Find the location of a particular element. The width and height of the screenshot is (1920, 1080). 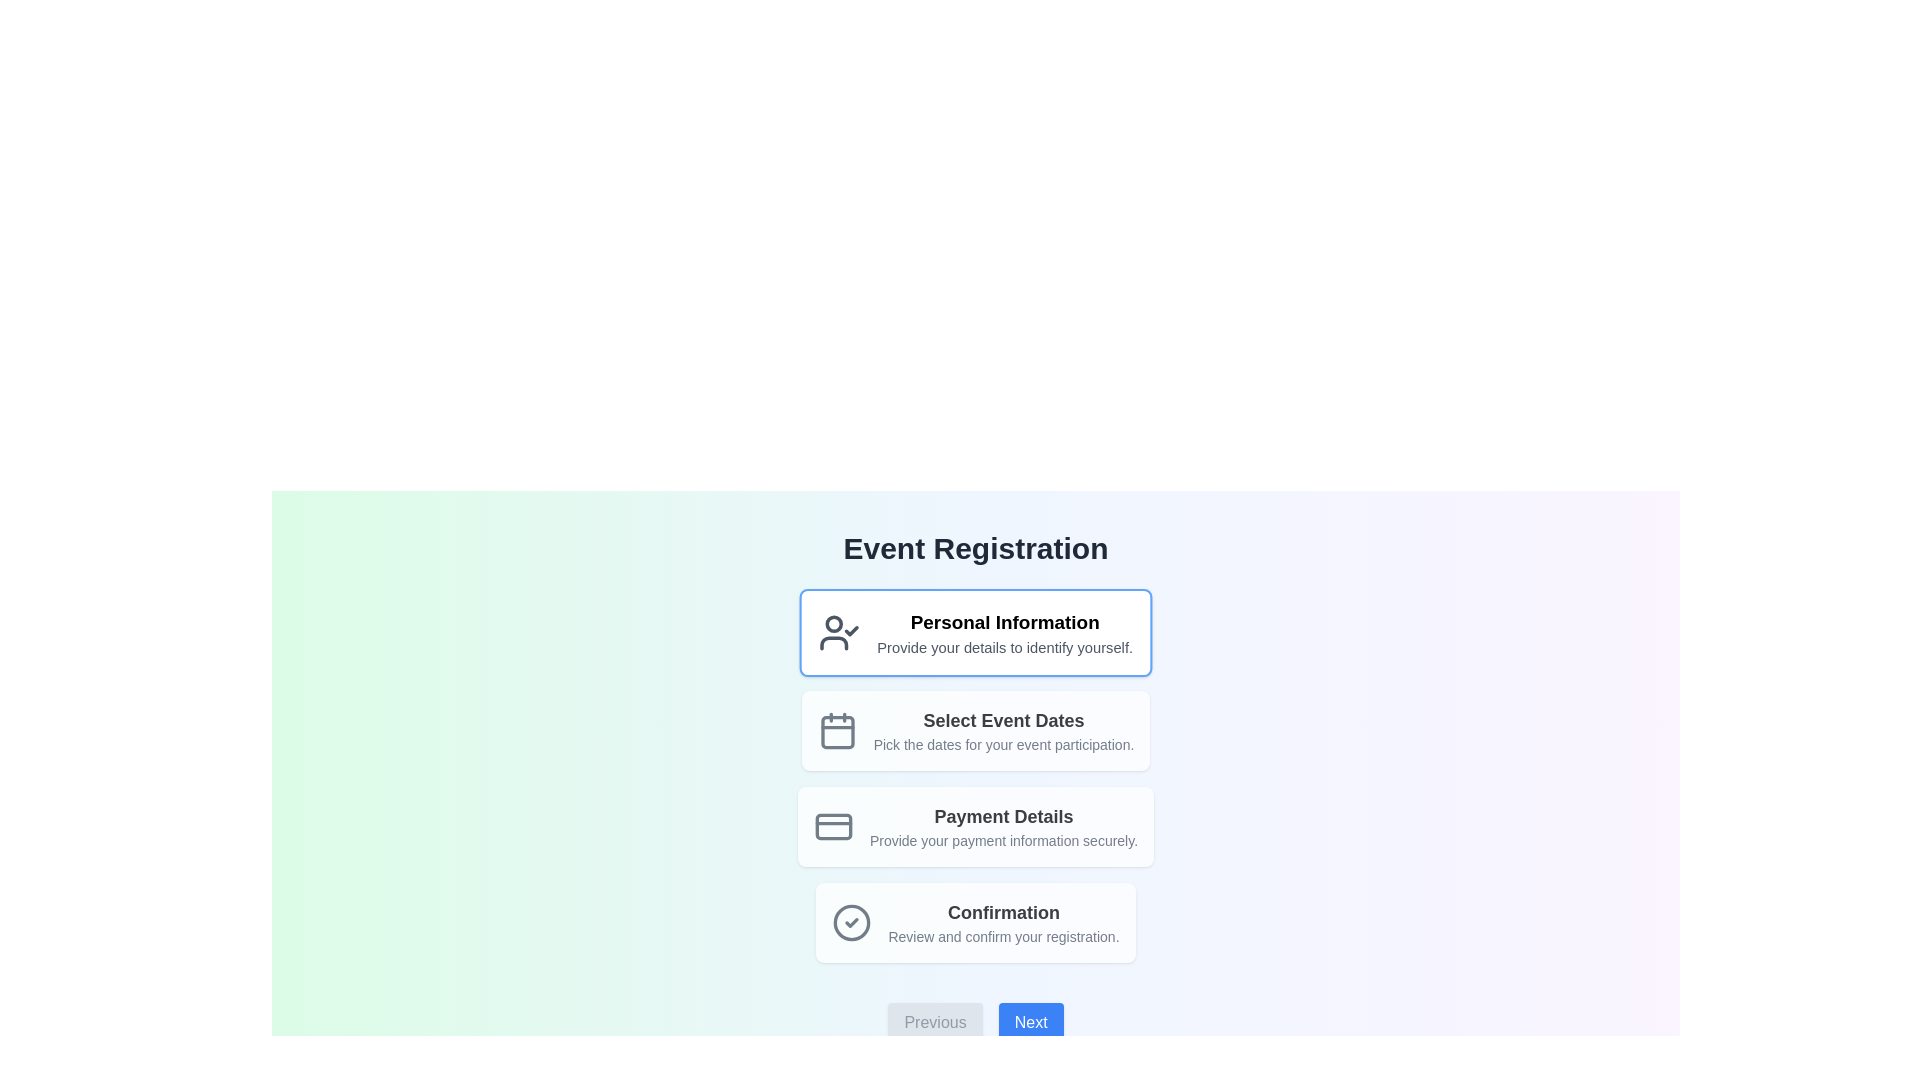

the text instruction that reads 'Provide your details to identify yourself.' which is located beneath the bold heading 'Personal Information.' is located at coordinates (1005, 647).